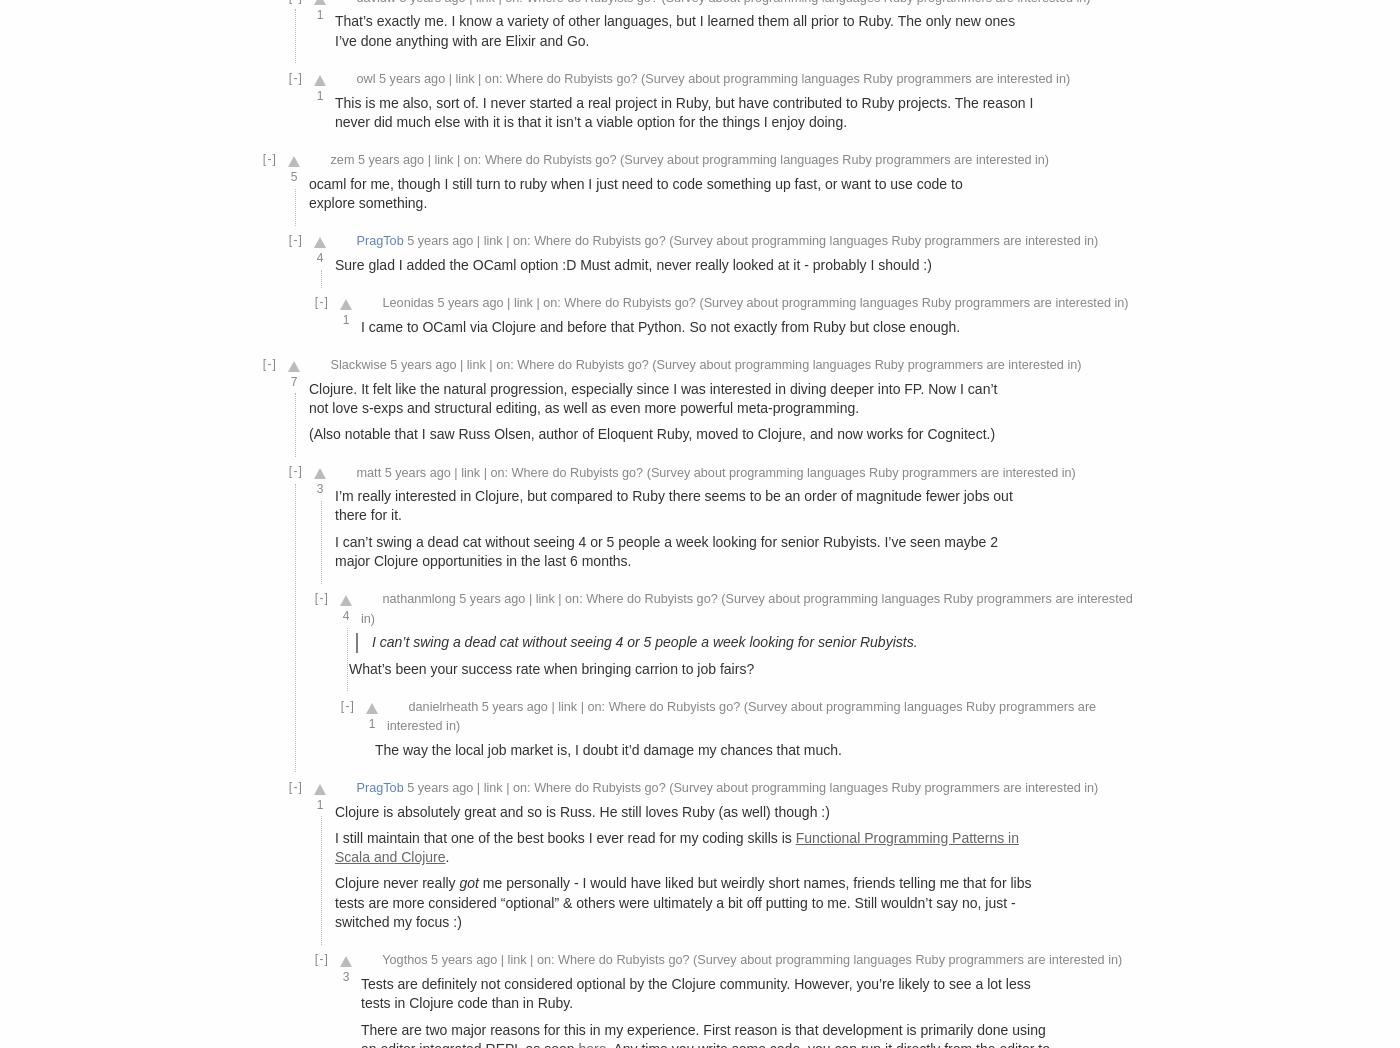  What do you see at coordinates (674, 29) in the screenshot?
I see `'That’s exactly me.  I know a variety of other languages, but I learned them all prior to Ruby.  The only new ones I’ve done anything with are Elixir and Go.'` at bounding box center [674, 29].